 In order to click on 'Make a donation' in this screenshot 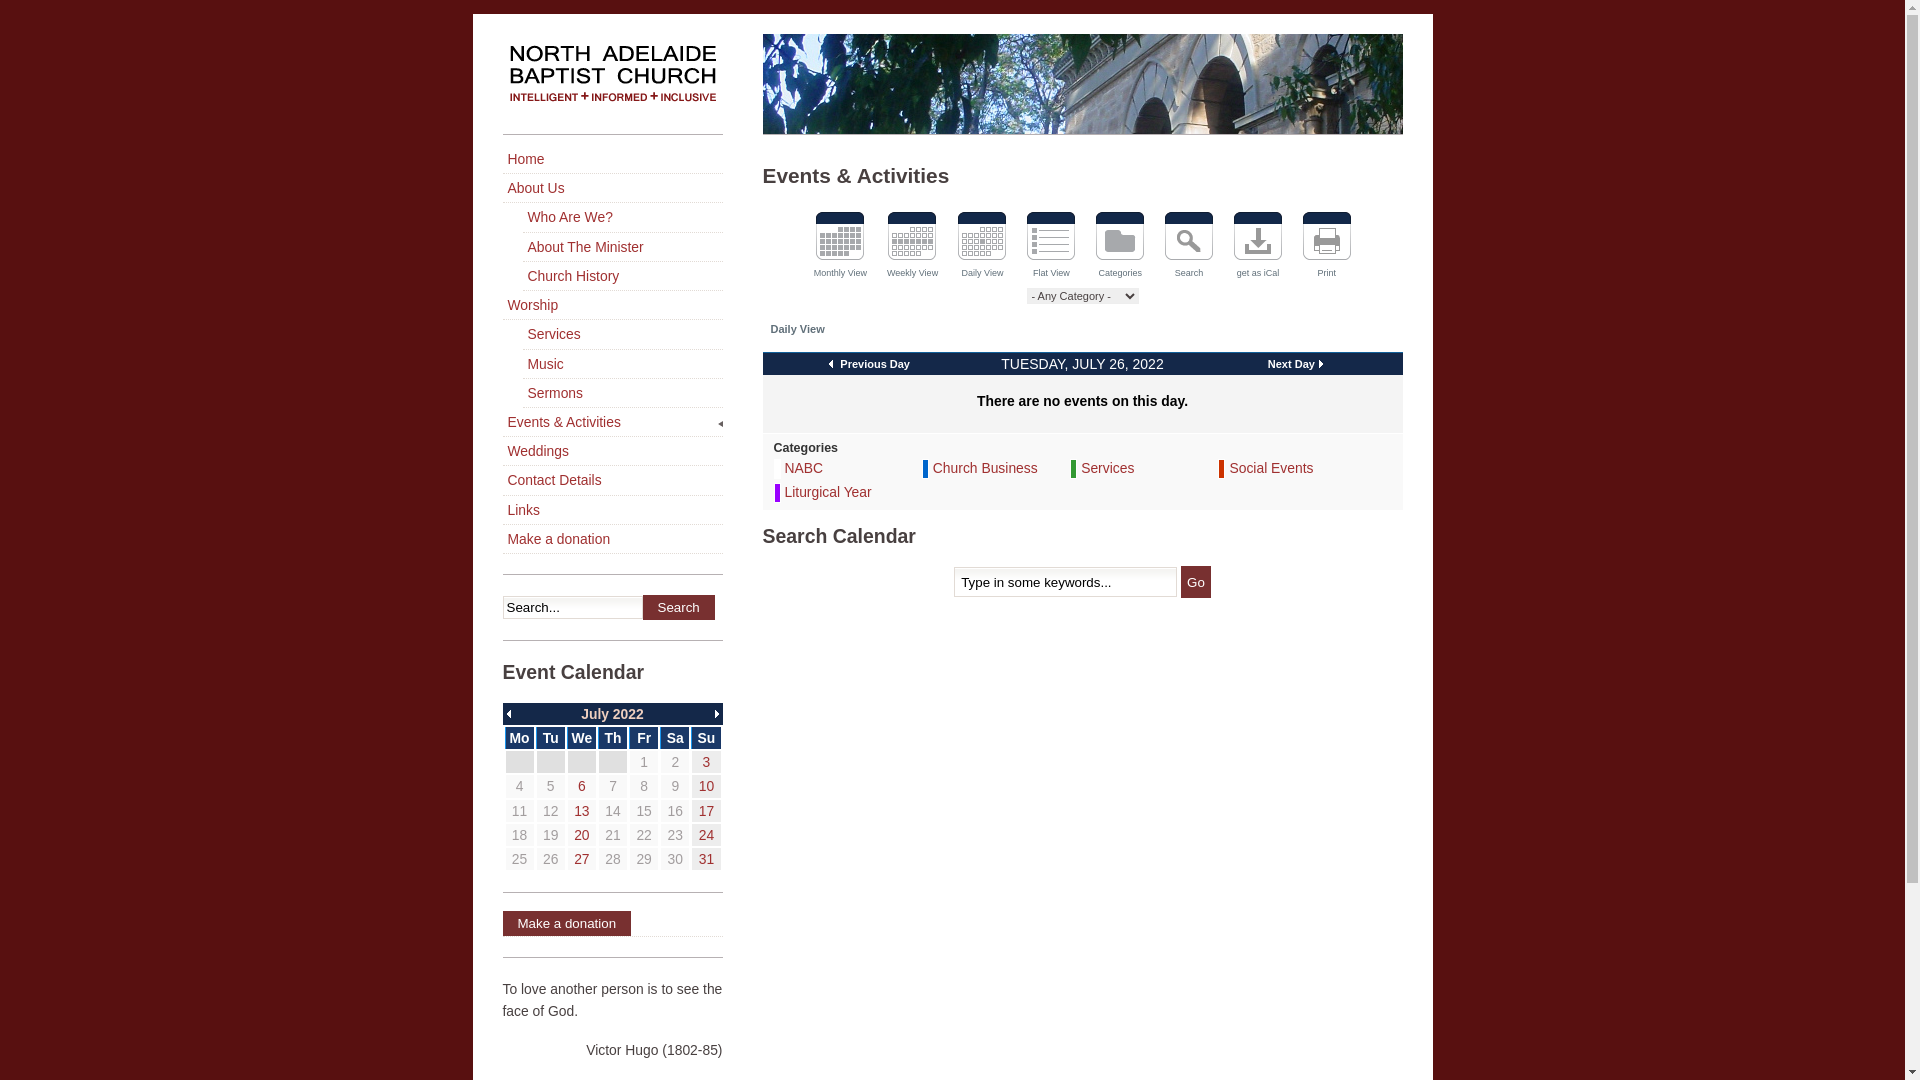, I will do `click(610, 924)`.